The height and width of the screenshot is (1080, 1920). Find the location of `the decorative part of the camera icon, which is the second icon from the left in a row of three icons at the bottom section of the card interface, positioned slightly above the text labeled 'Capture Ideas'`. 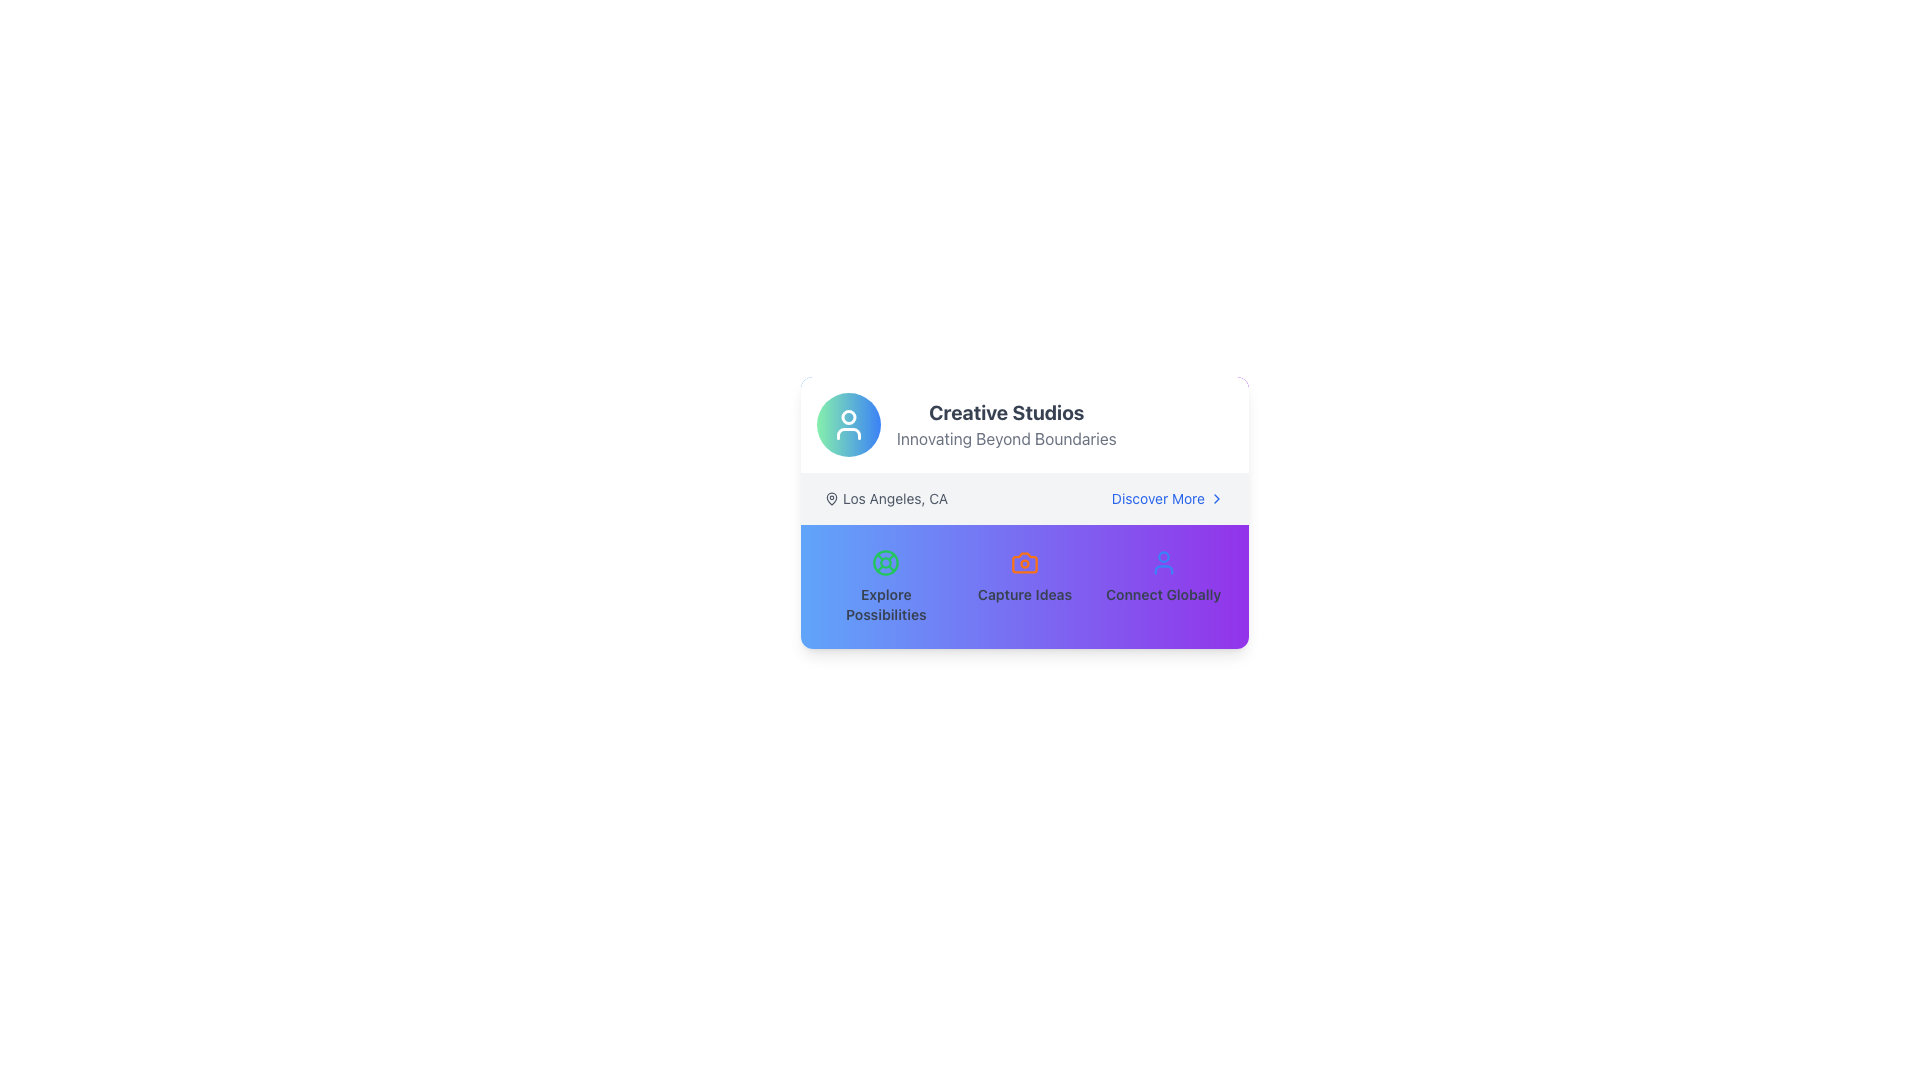

the decorative part of the camera icon, which is the second icon from the left in a row of three icons at the bottom section of the card interface, positioned slightly above the text labeled 'Capture Ideas' is located at coordinates (1024, 563).